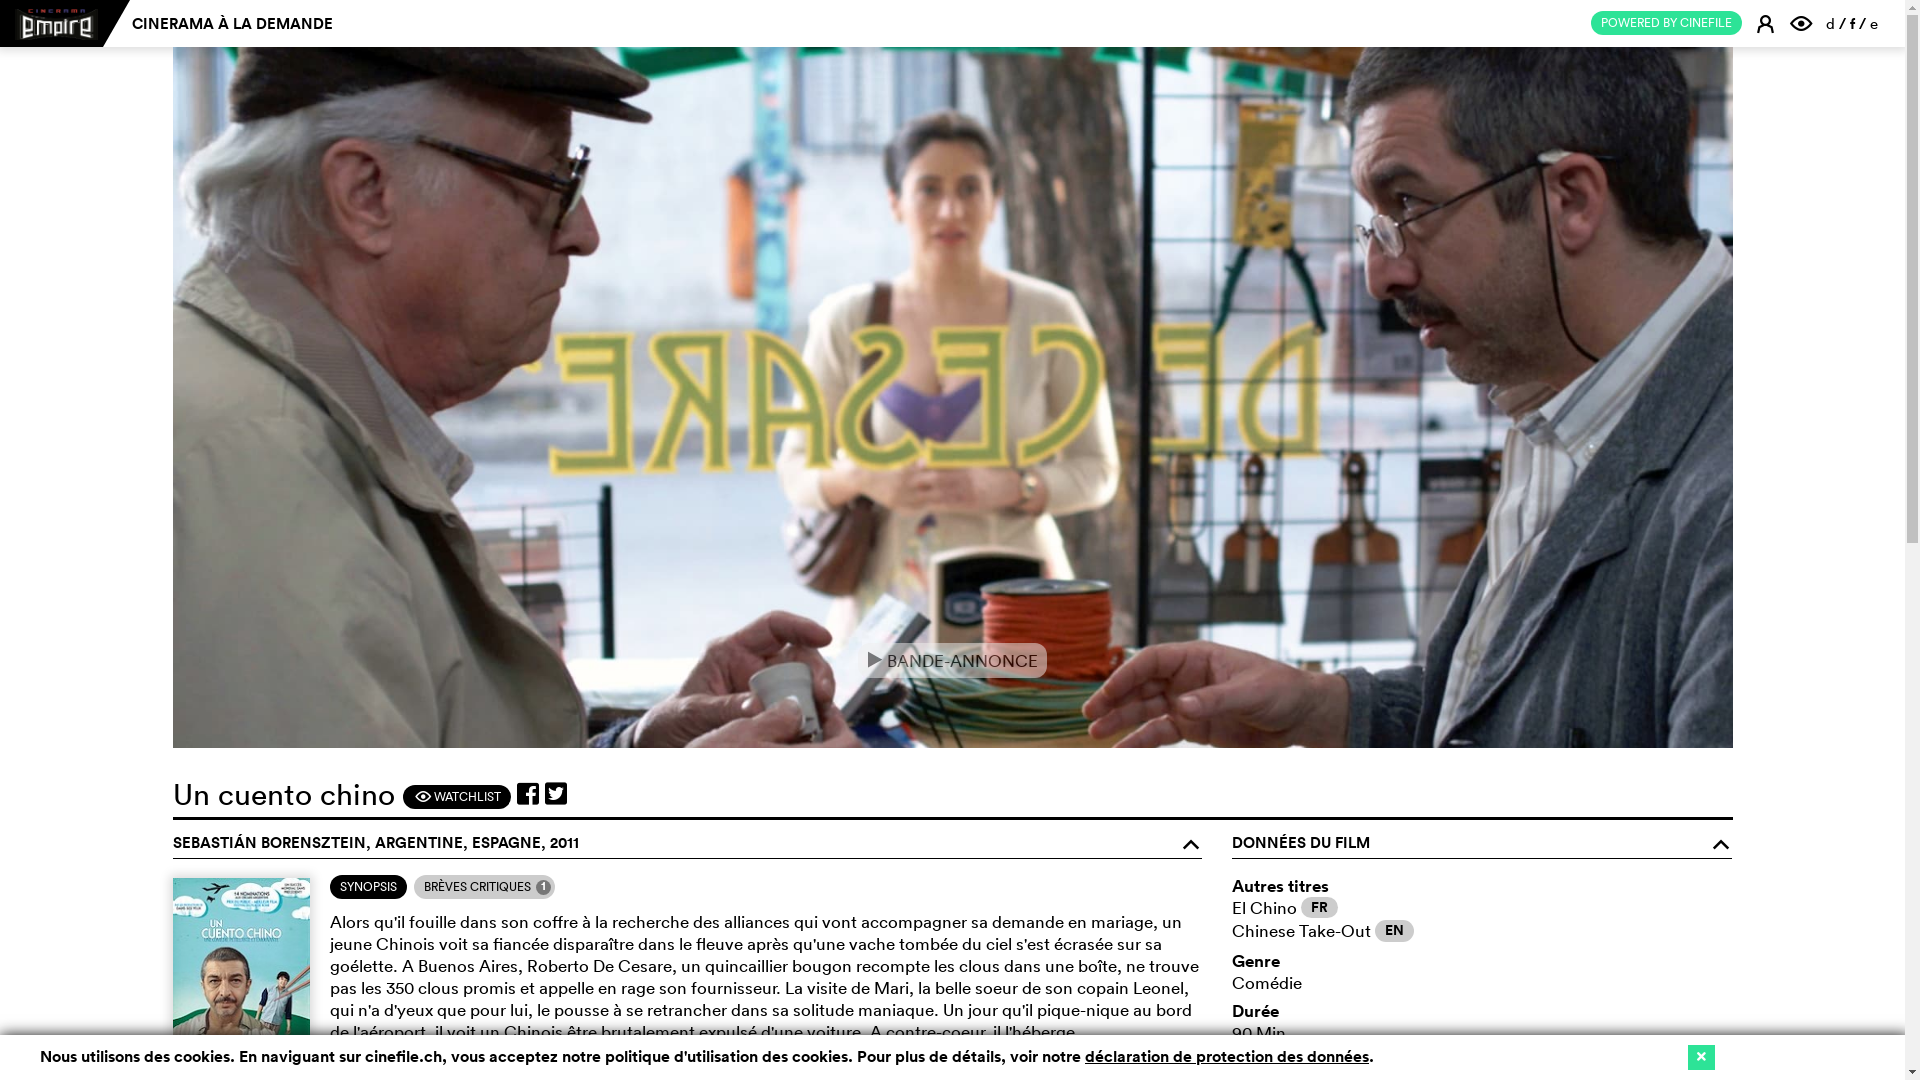 This screenshot has height=1080, width=1920. What do you see at coordinates (1803, 22) in the screenshot?
I see `'F'` at bounding box center [1803, 22].